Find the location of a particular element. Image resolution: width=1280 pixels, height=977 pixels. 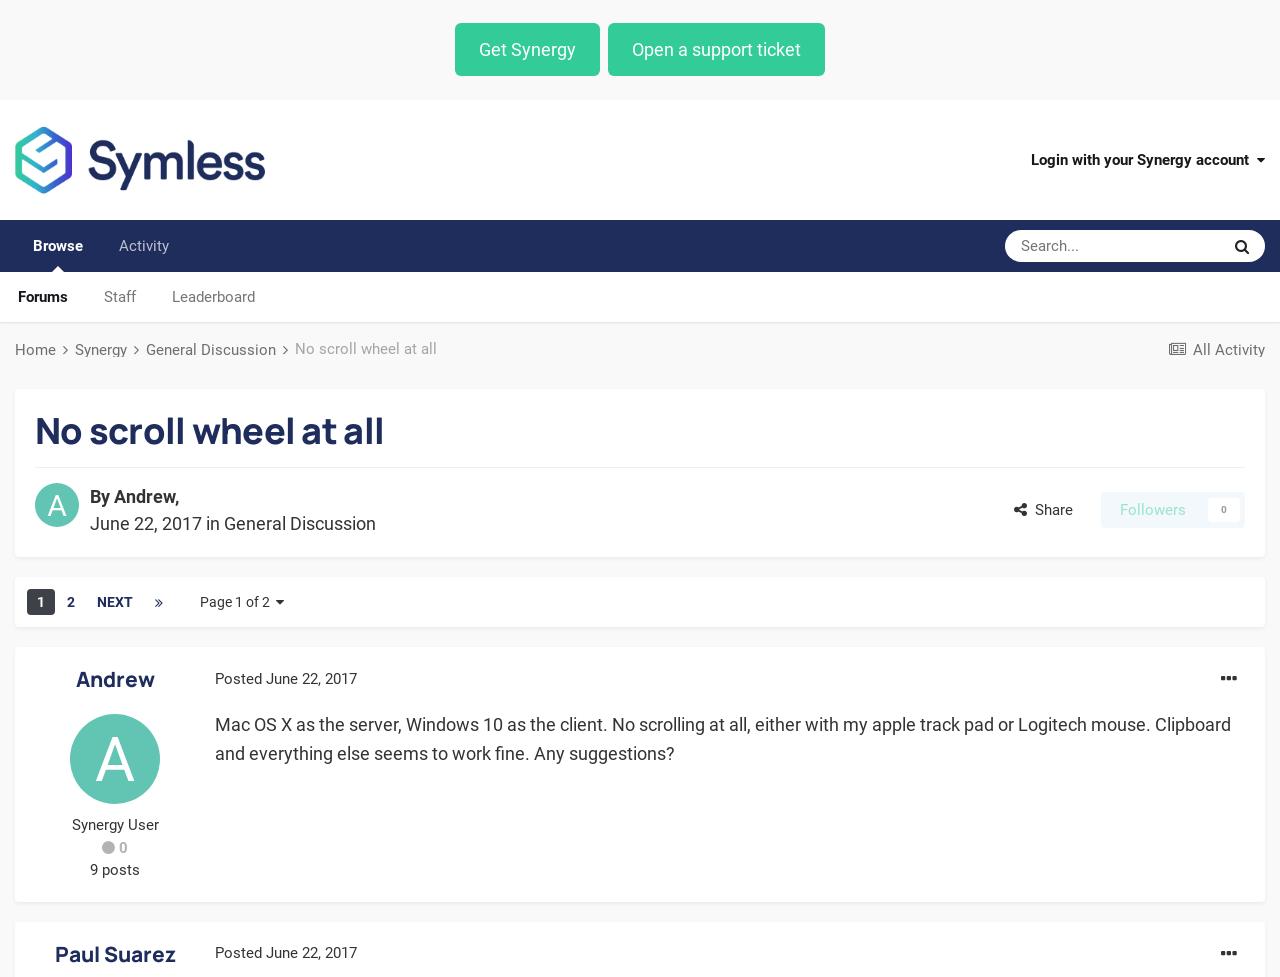

'All Activity' is located at coordinates (1228, 348).